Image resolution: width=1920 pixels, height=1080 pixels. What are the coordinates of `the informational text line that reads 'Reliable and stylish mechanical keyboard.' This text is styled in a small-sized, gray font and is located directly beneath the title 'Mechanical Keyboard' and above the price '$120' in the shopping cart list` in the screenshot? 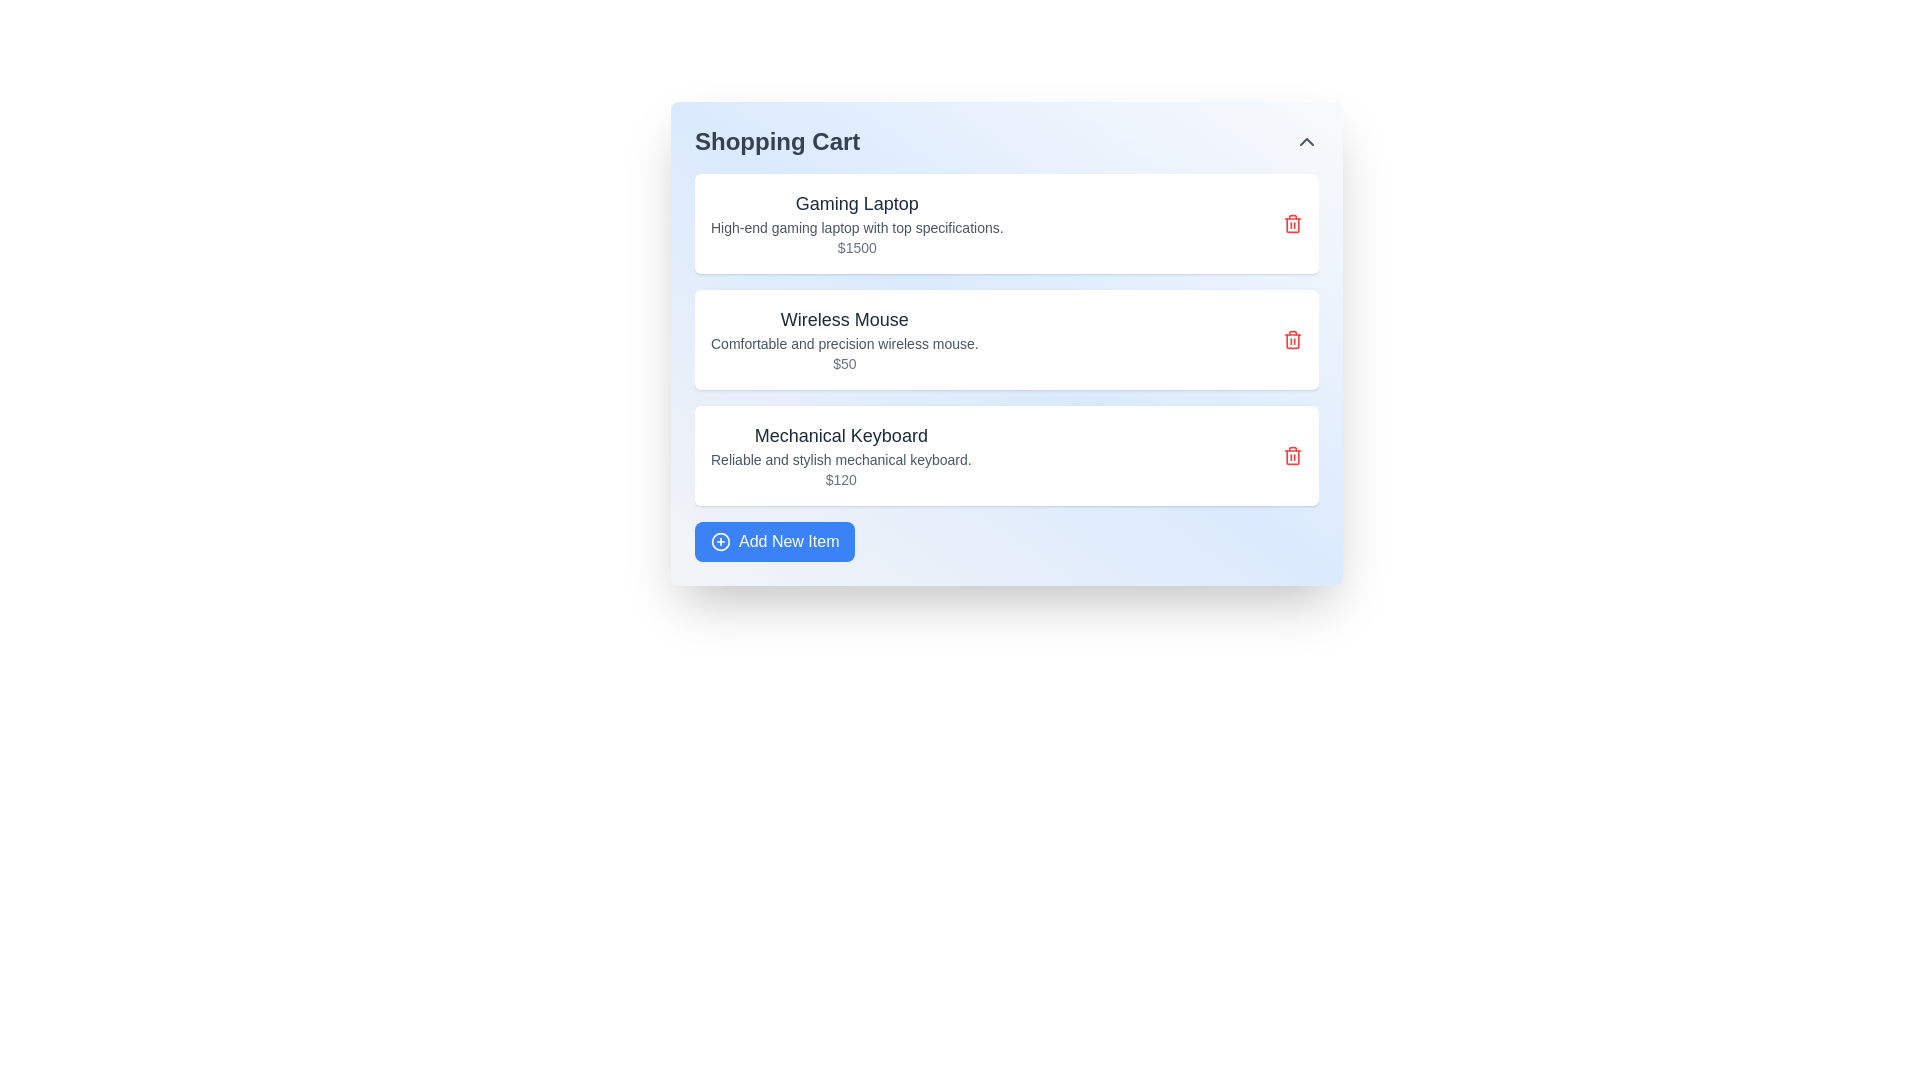 It's located at (841, 459).